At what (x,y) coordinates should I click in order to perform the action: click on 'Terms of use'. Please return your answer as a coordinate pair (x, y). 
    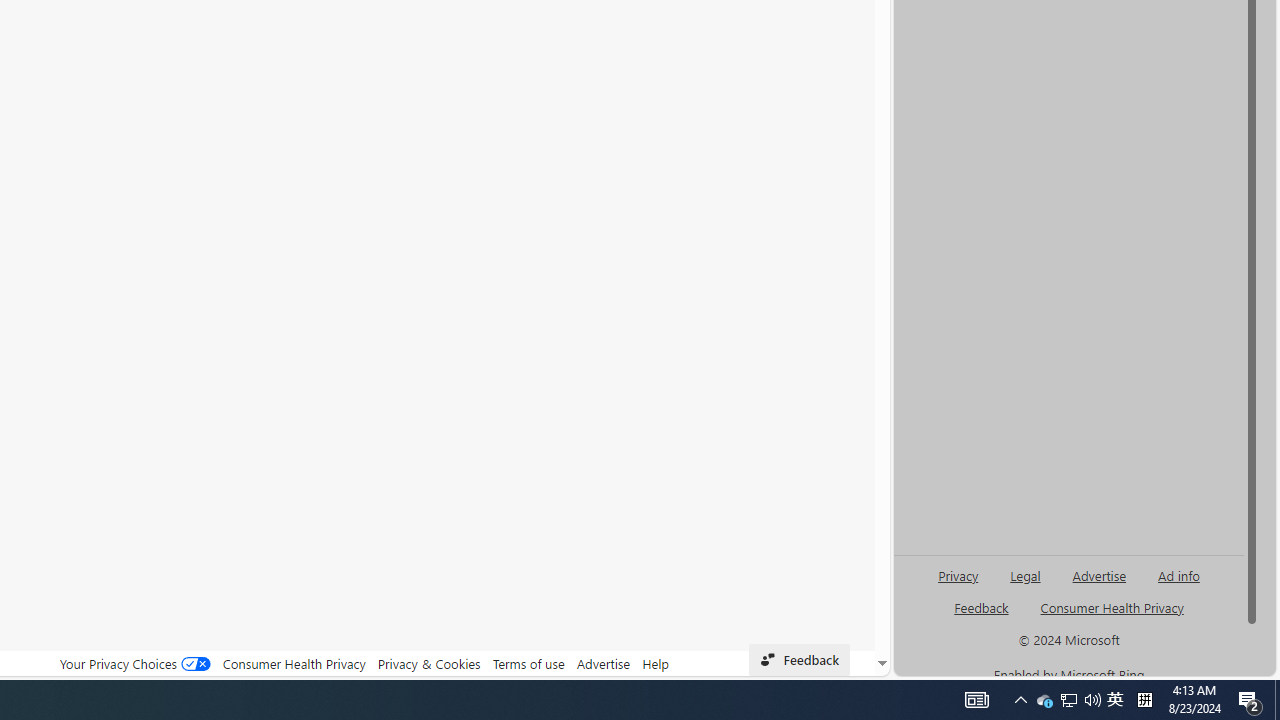
    Looking at the image, I should click on (528, 663).